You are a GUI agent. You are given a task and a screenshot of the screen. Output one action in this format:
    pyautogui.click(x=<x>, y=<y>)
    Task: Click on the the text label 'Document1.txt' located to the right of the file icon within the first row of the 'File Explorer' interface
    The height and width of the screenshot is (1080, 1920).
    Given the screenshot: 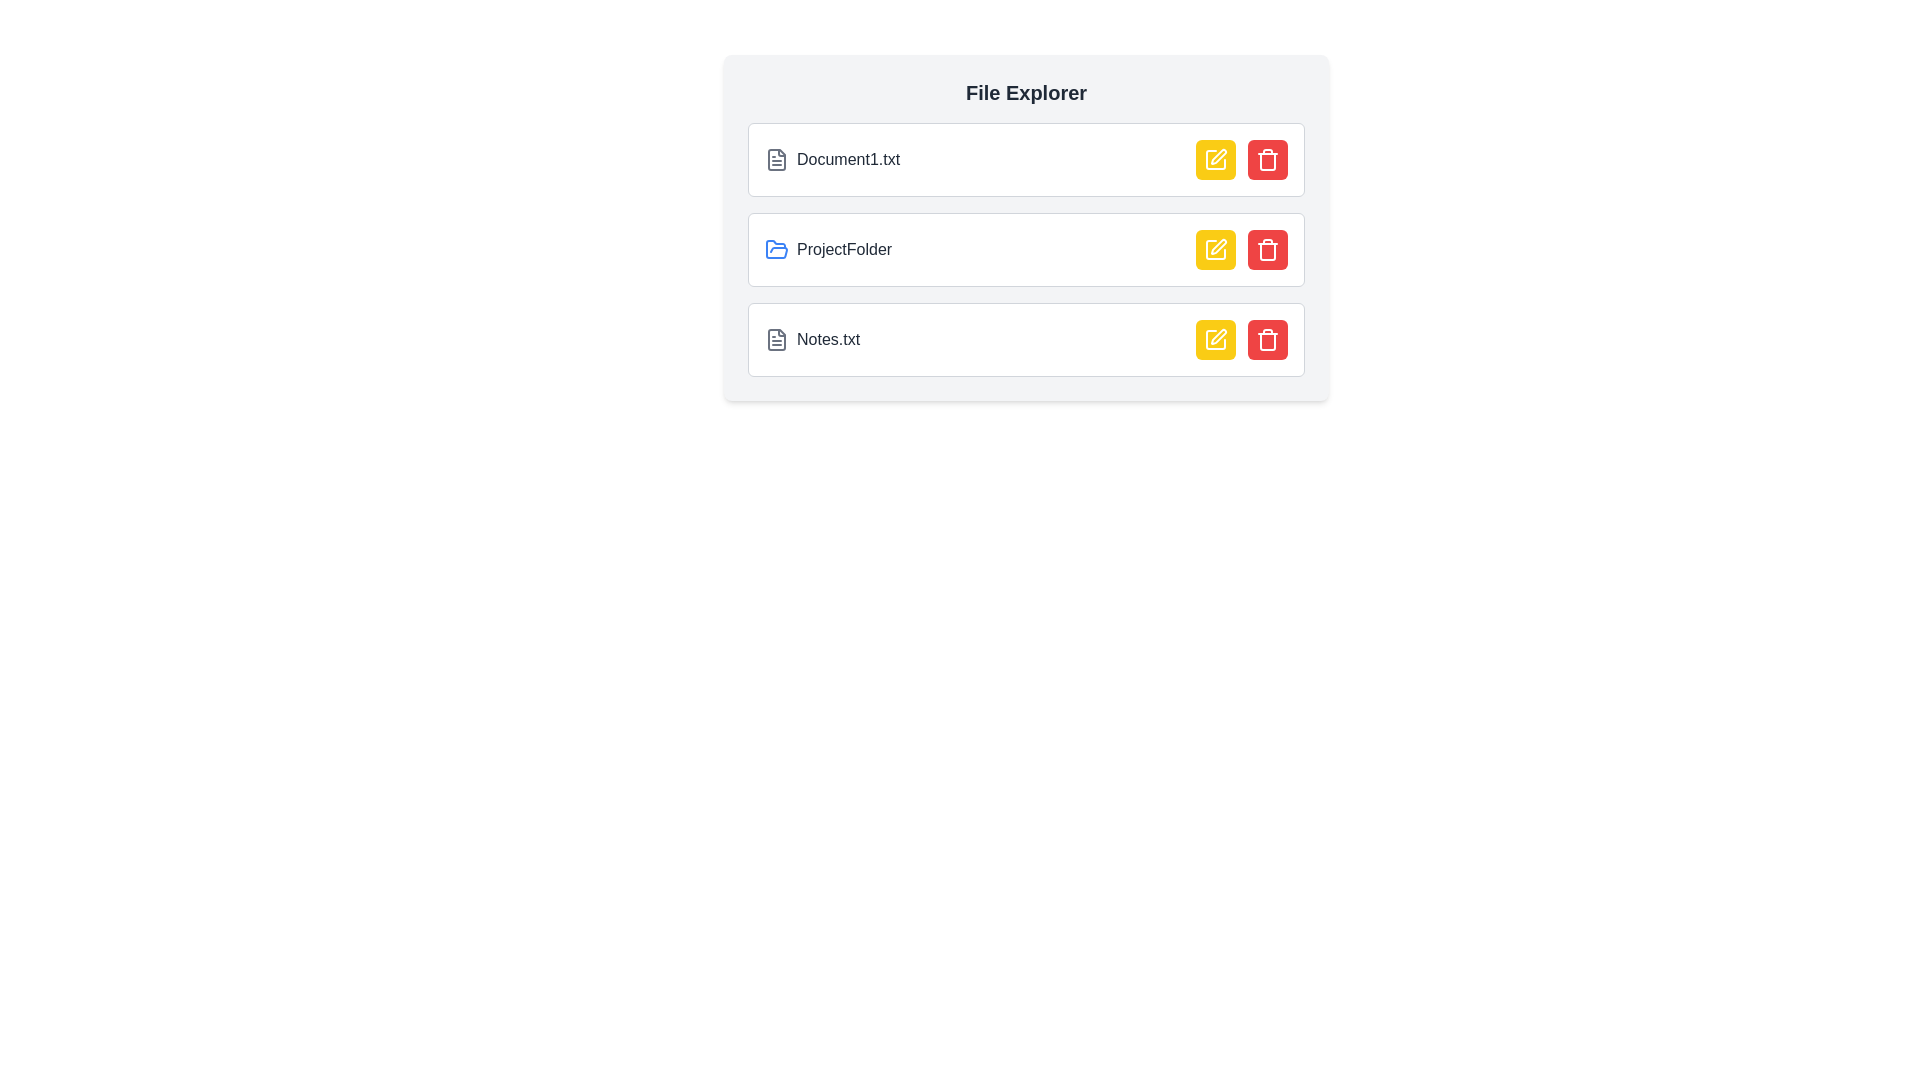 What is the action you would take?
    pyautogui.click(x=848, y=158)
    